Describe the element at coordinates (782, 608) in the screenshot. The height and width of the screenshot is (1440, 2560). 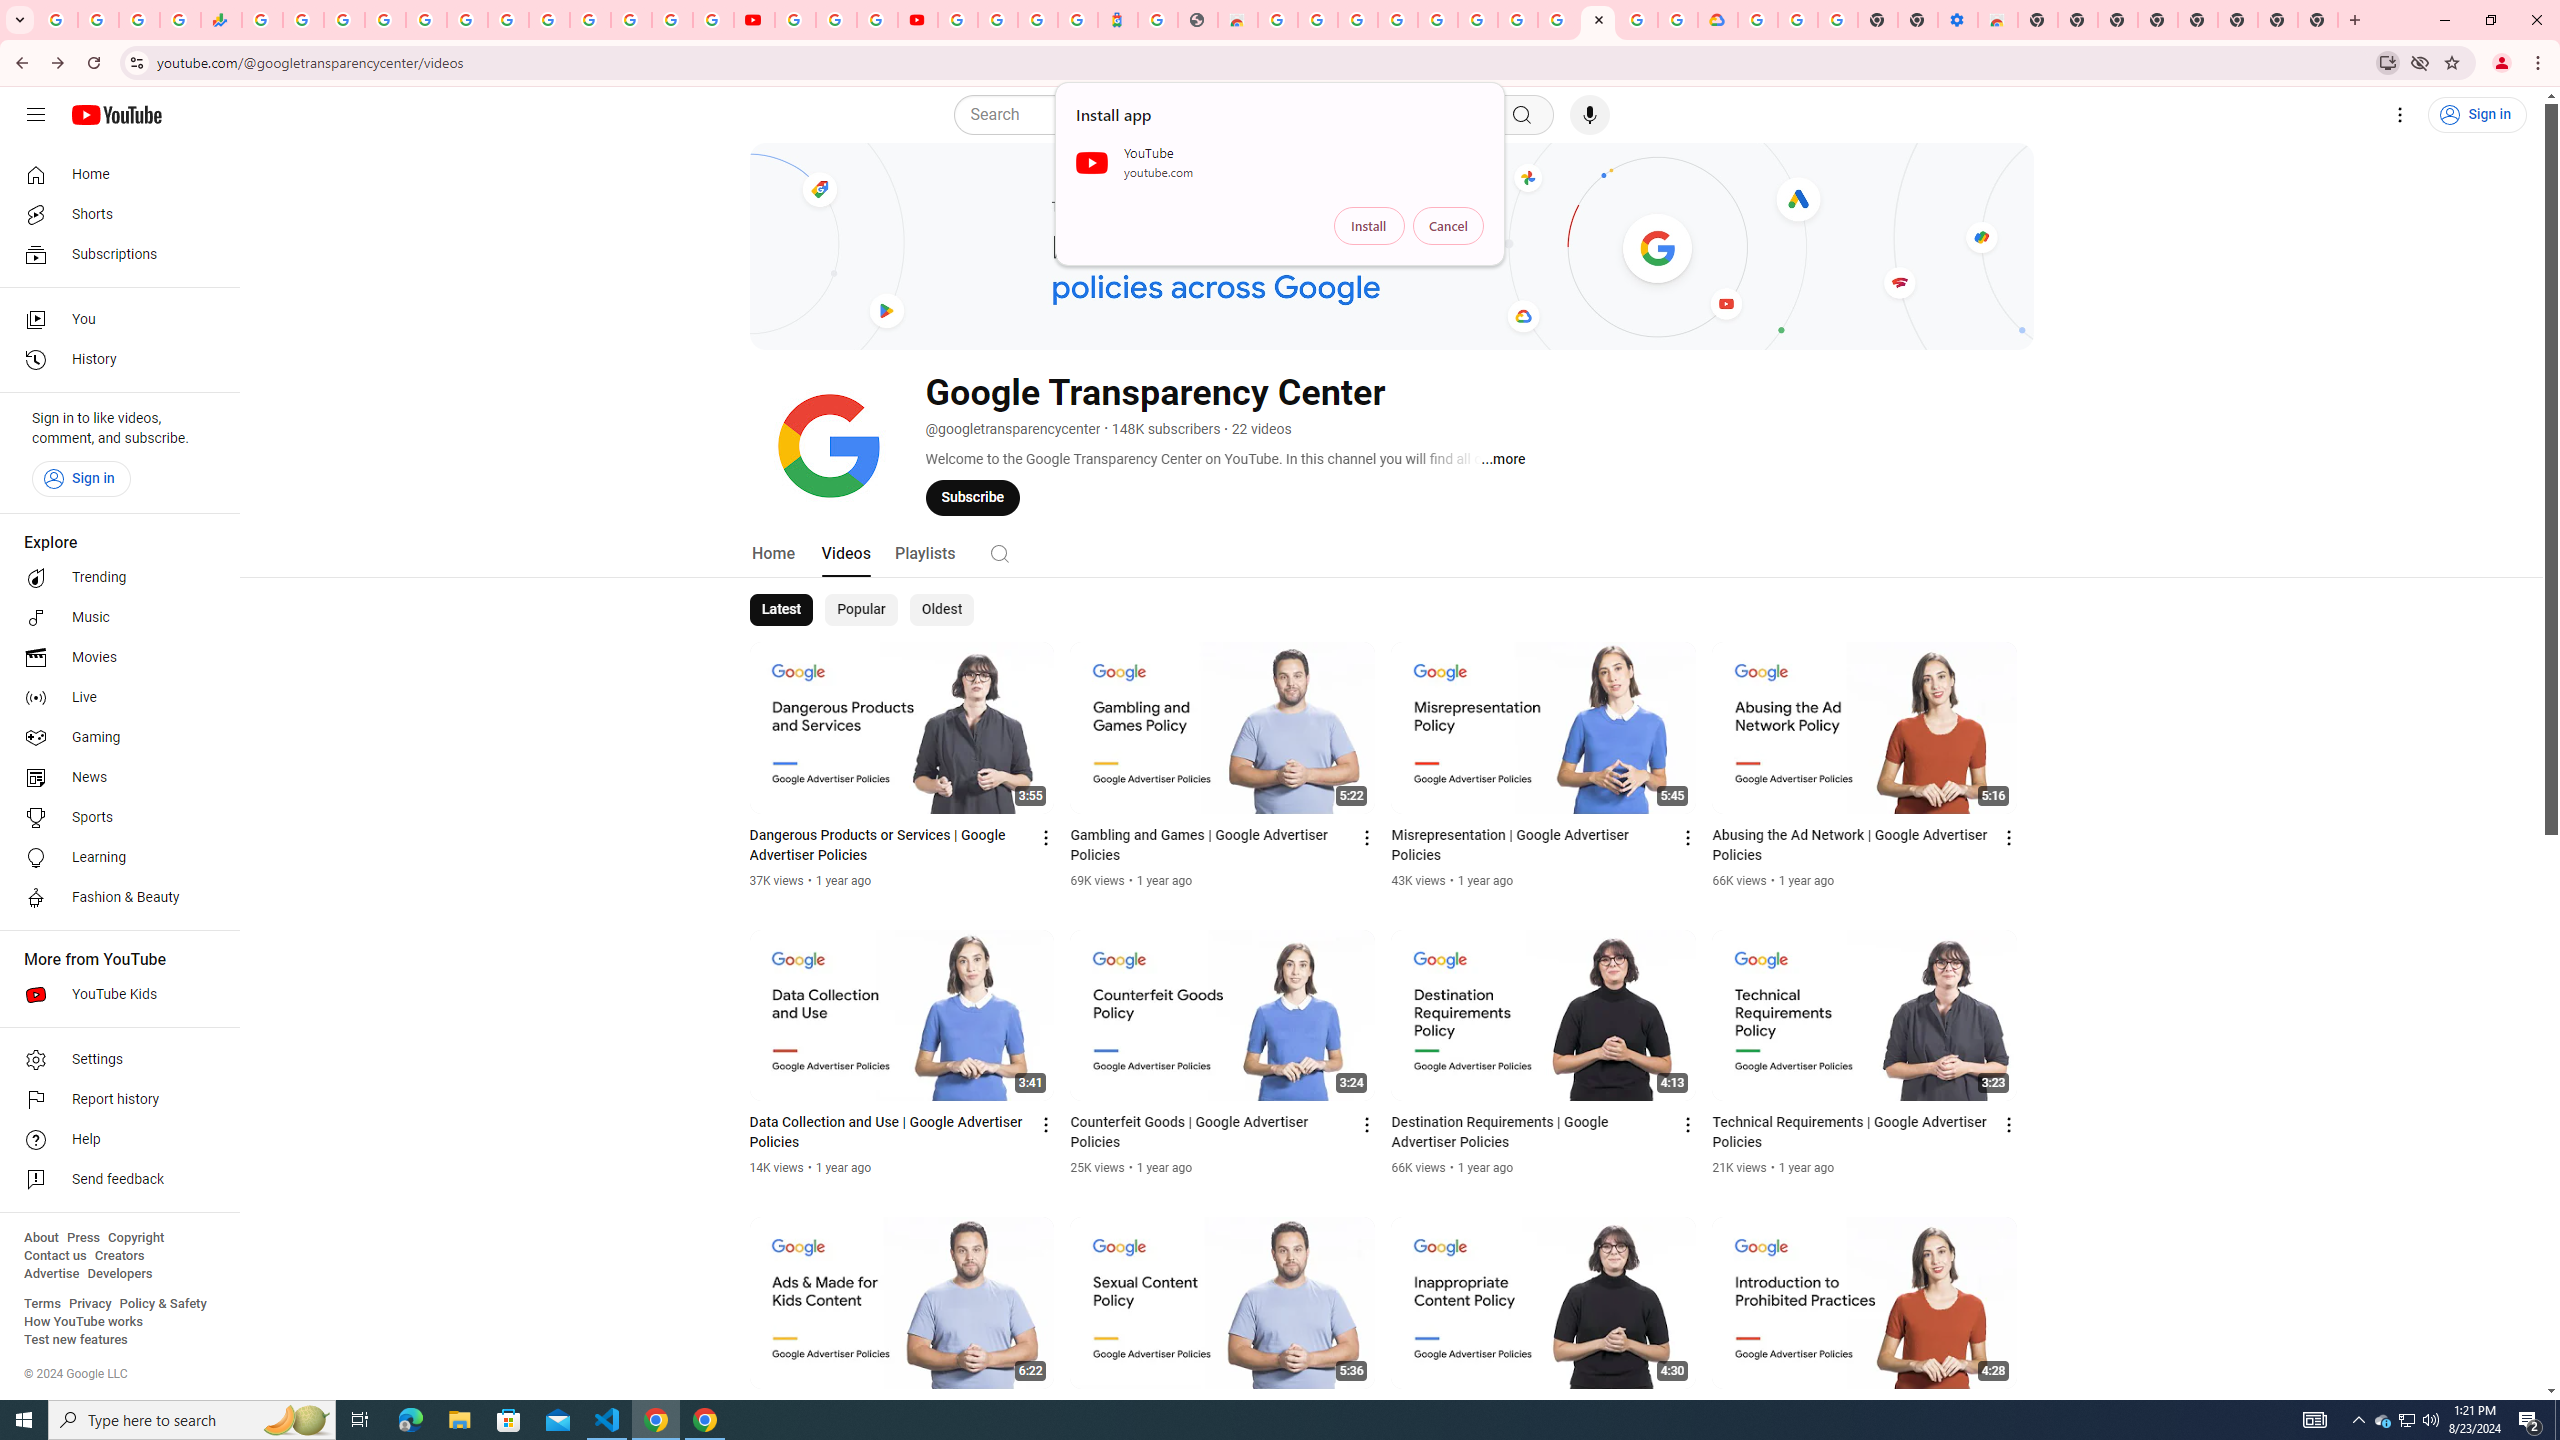
I see `'Latest'` at that location.